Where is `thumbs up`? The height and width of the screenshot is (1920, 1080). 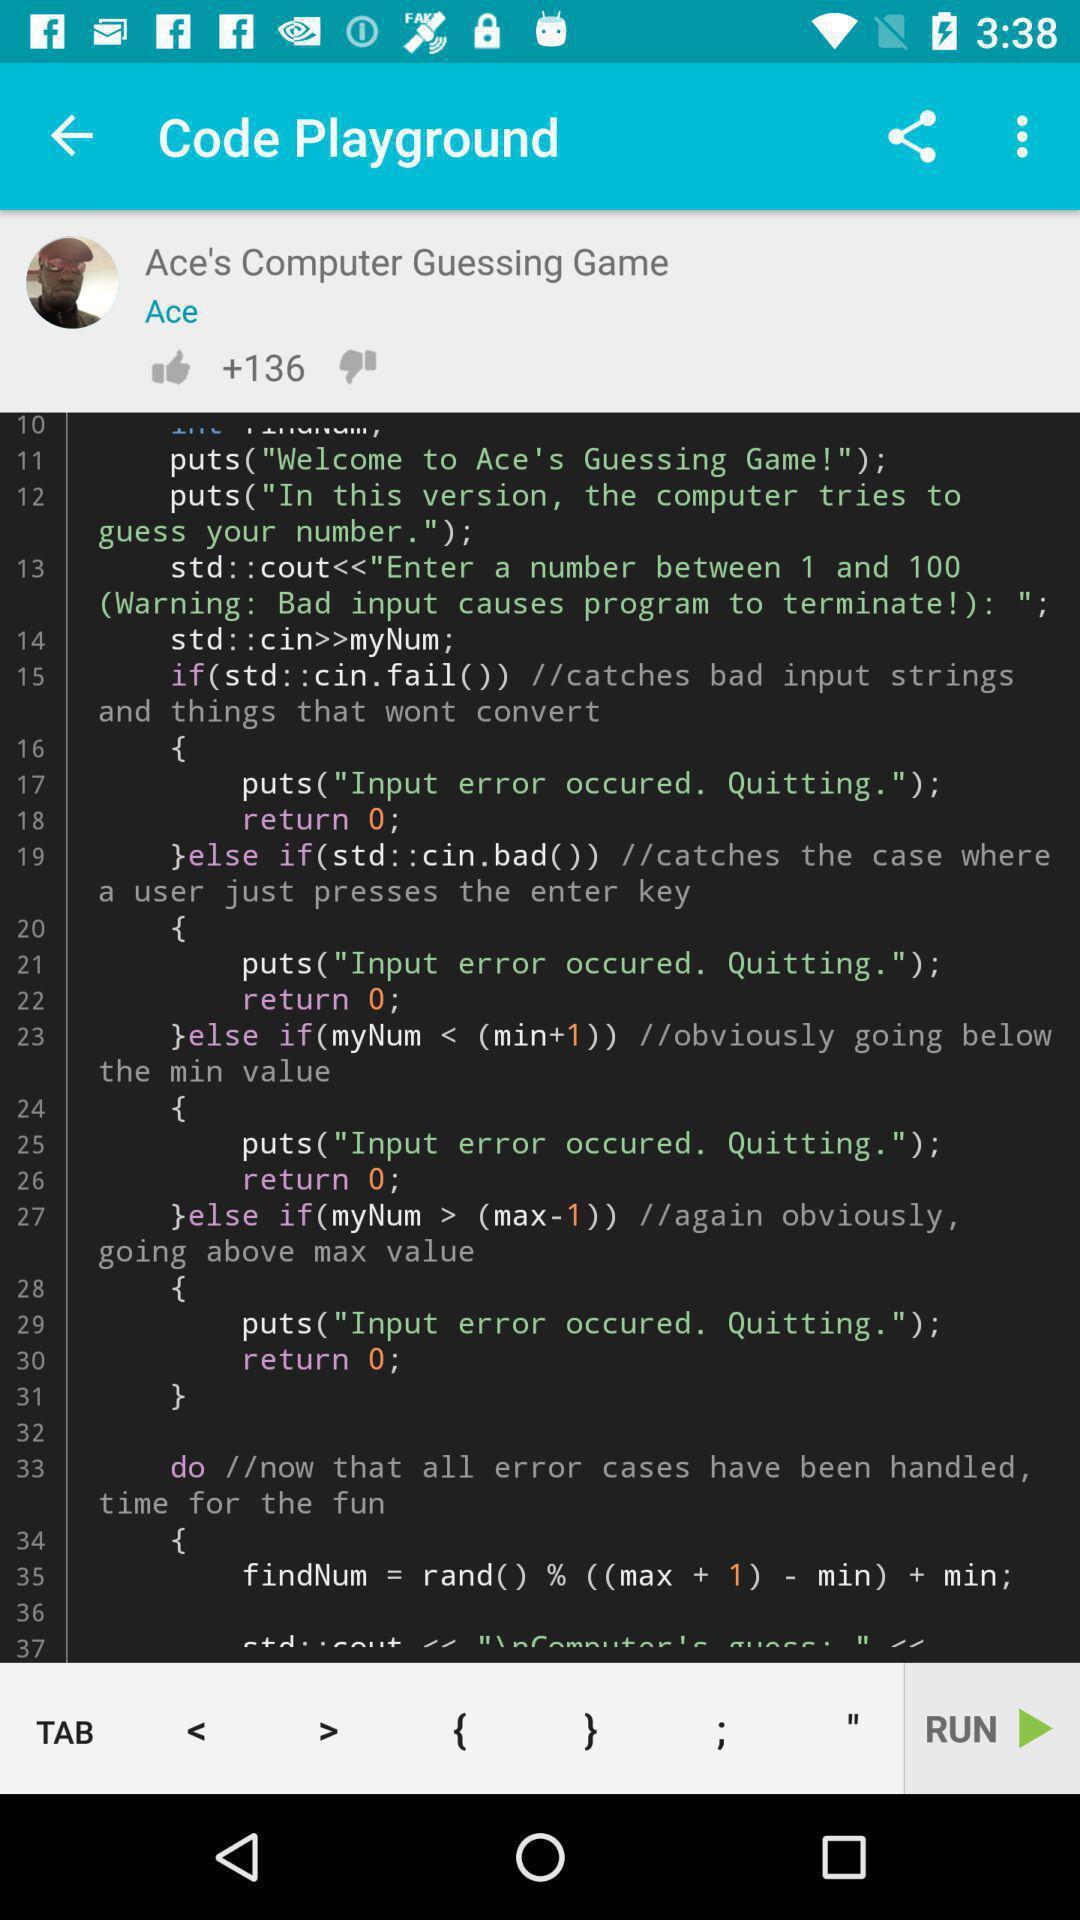
thumbs up is located at coordinates (169, 366).